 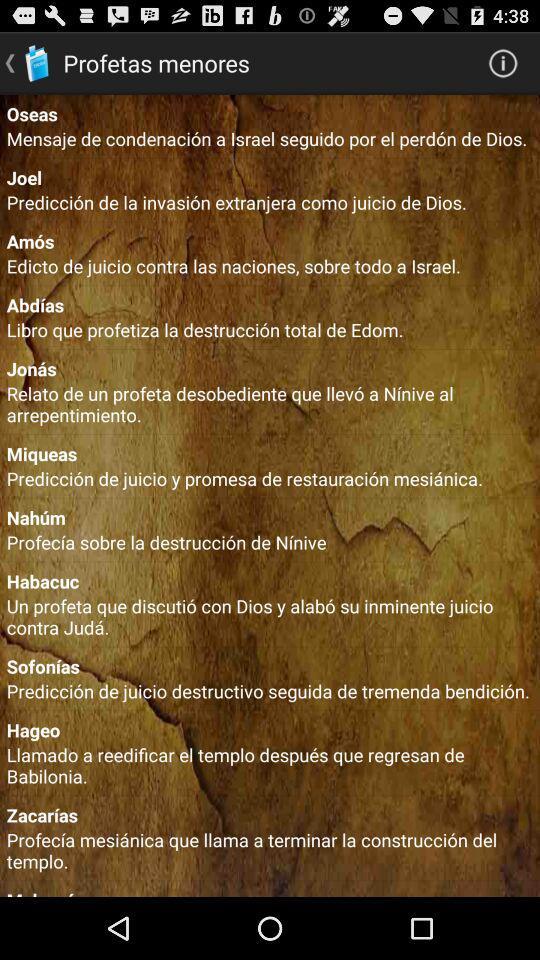 What do you see at coordinates (270, 113) in the screenshot?
I see `oseas icon` at bounding box center [270, 113].